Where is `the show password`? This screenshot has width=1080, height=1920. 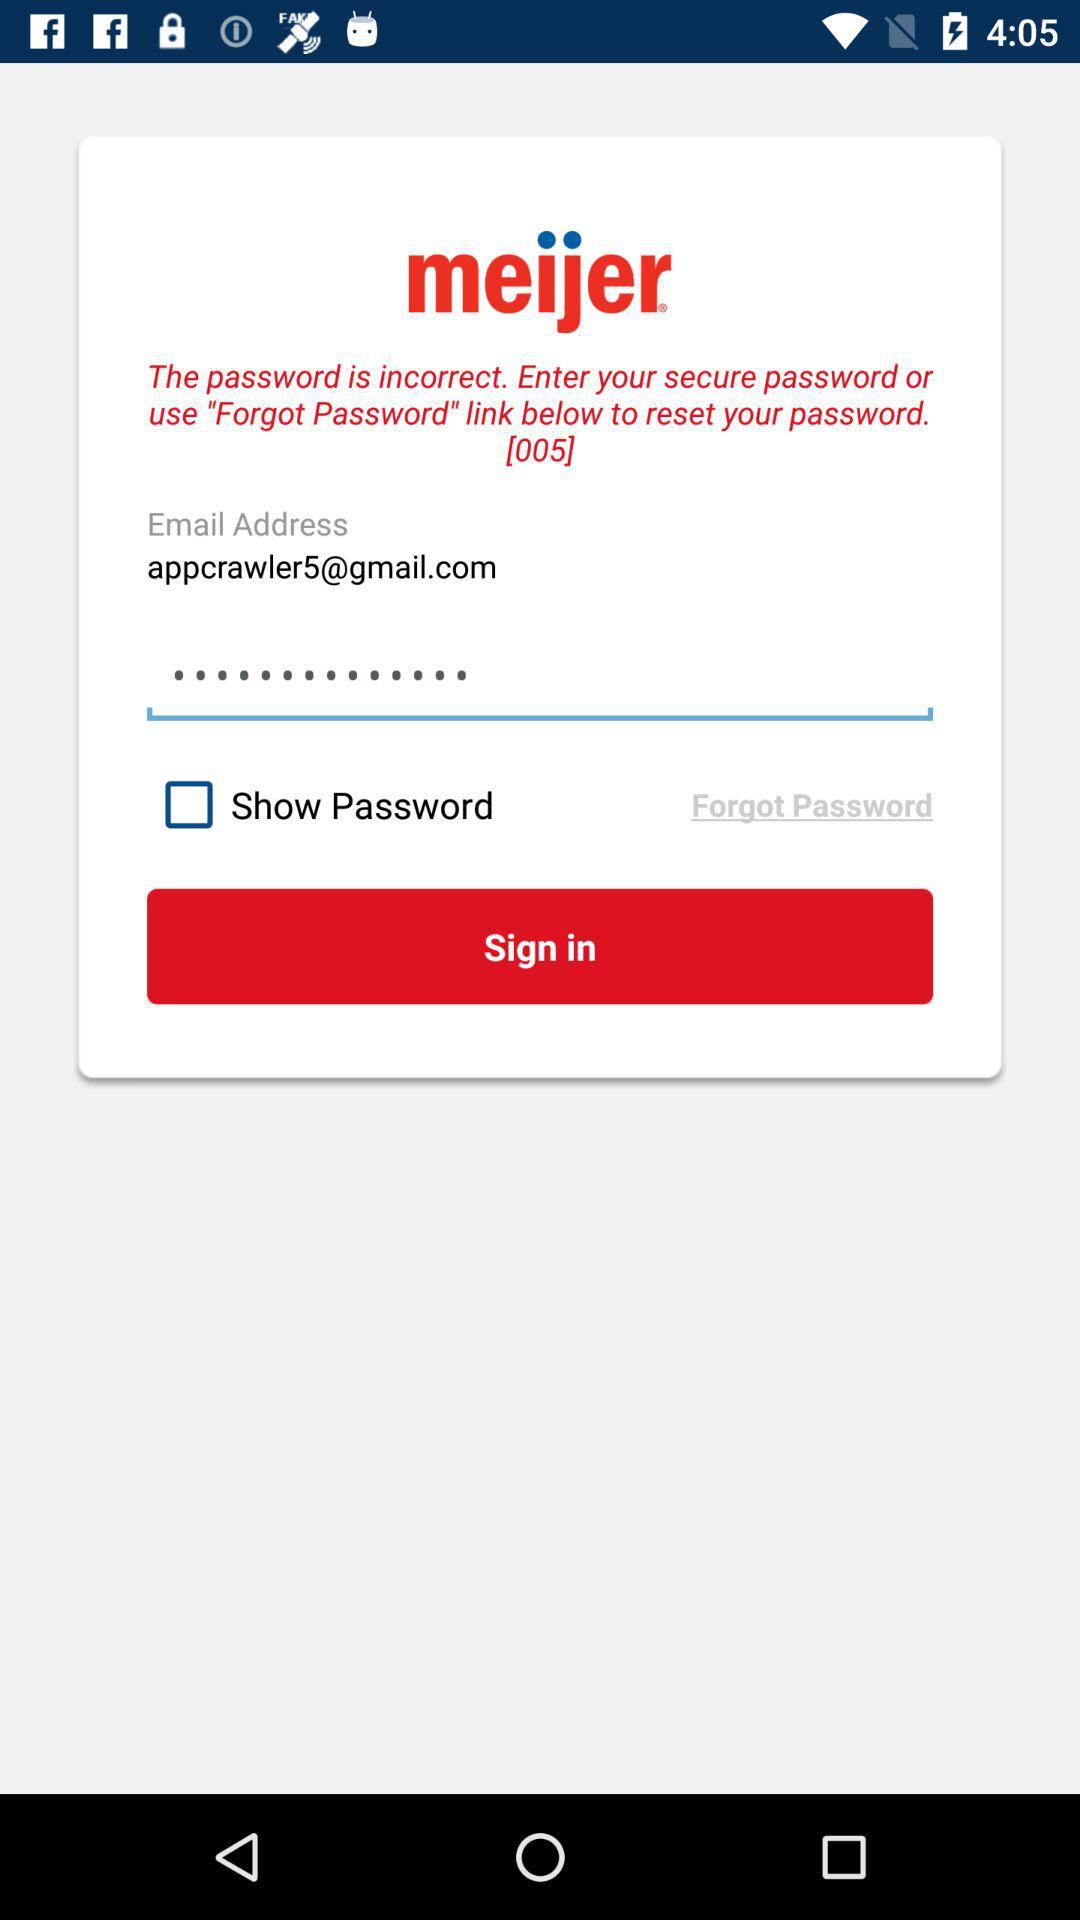
the show password is located at coordinates (418, 804).